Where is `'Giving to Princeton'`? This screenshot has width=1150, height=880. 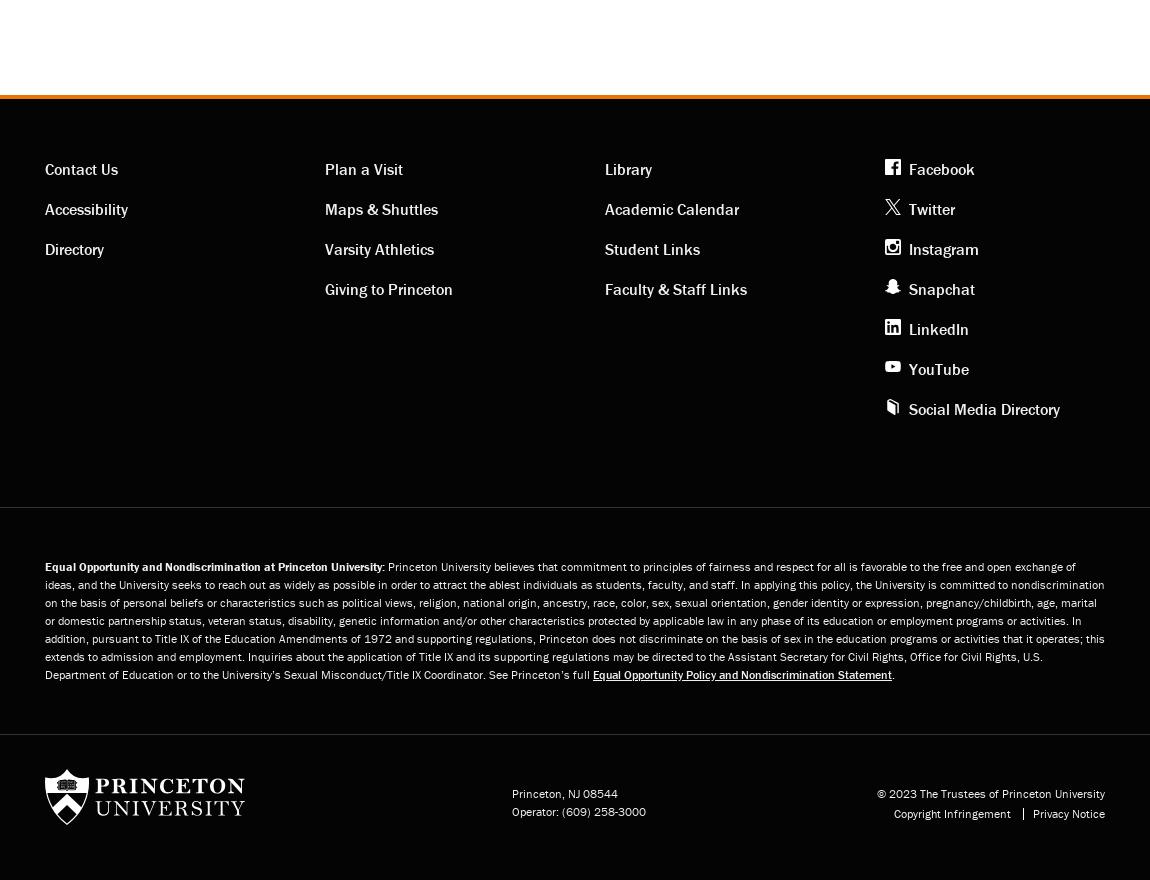 'Giving to Princeton' is located at coordinates (389, 288).